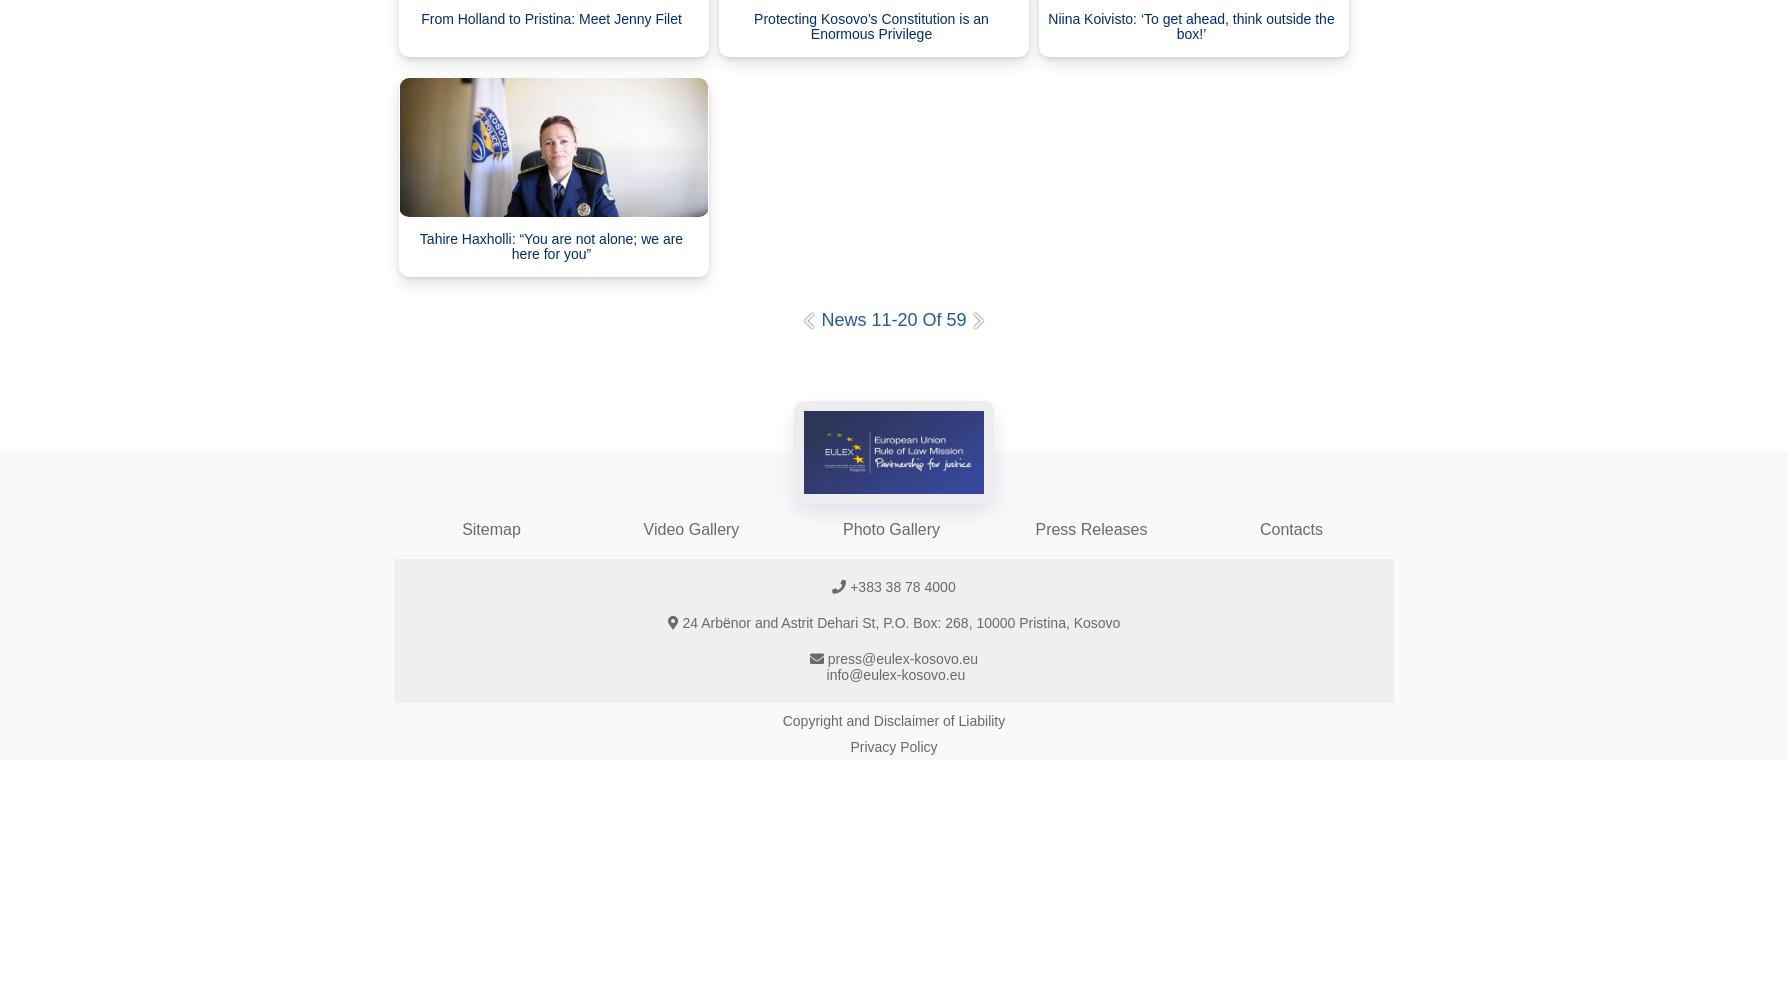 The width and height of the screenshot is (1788, 1000). Describe the element at coordinates (642, 529) in the screenshot. I see `'Video Gallery'` at that location.